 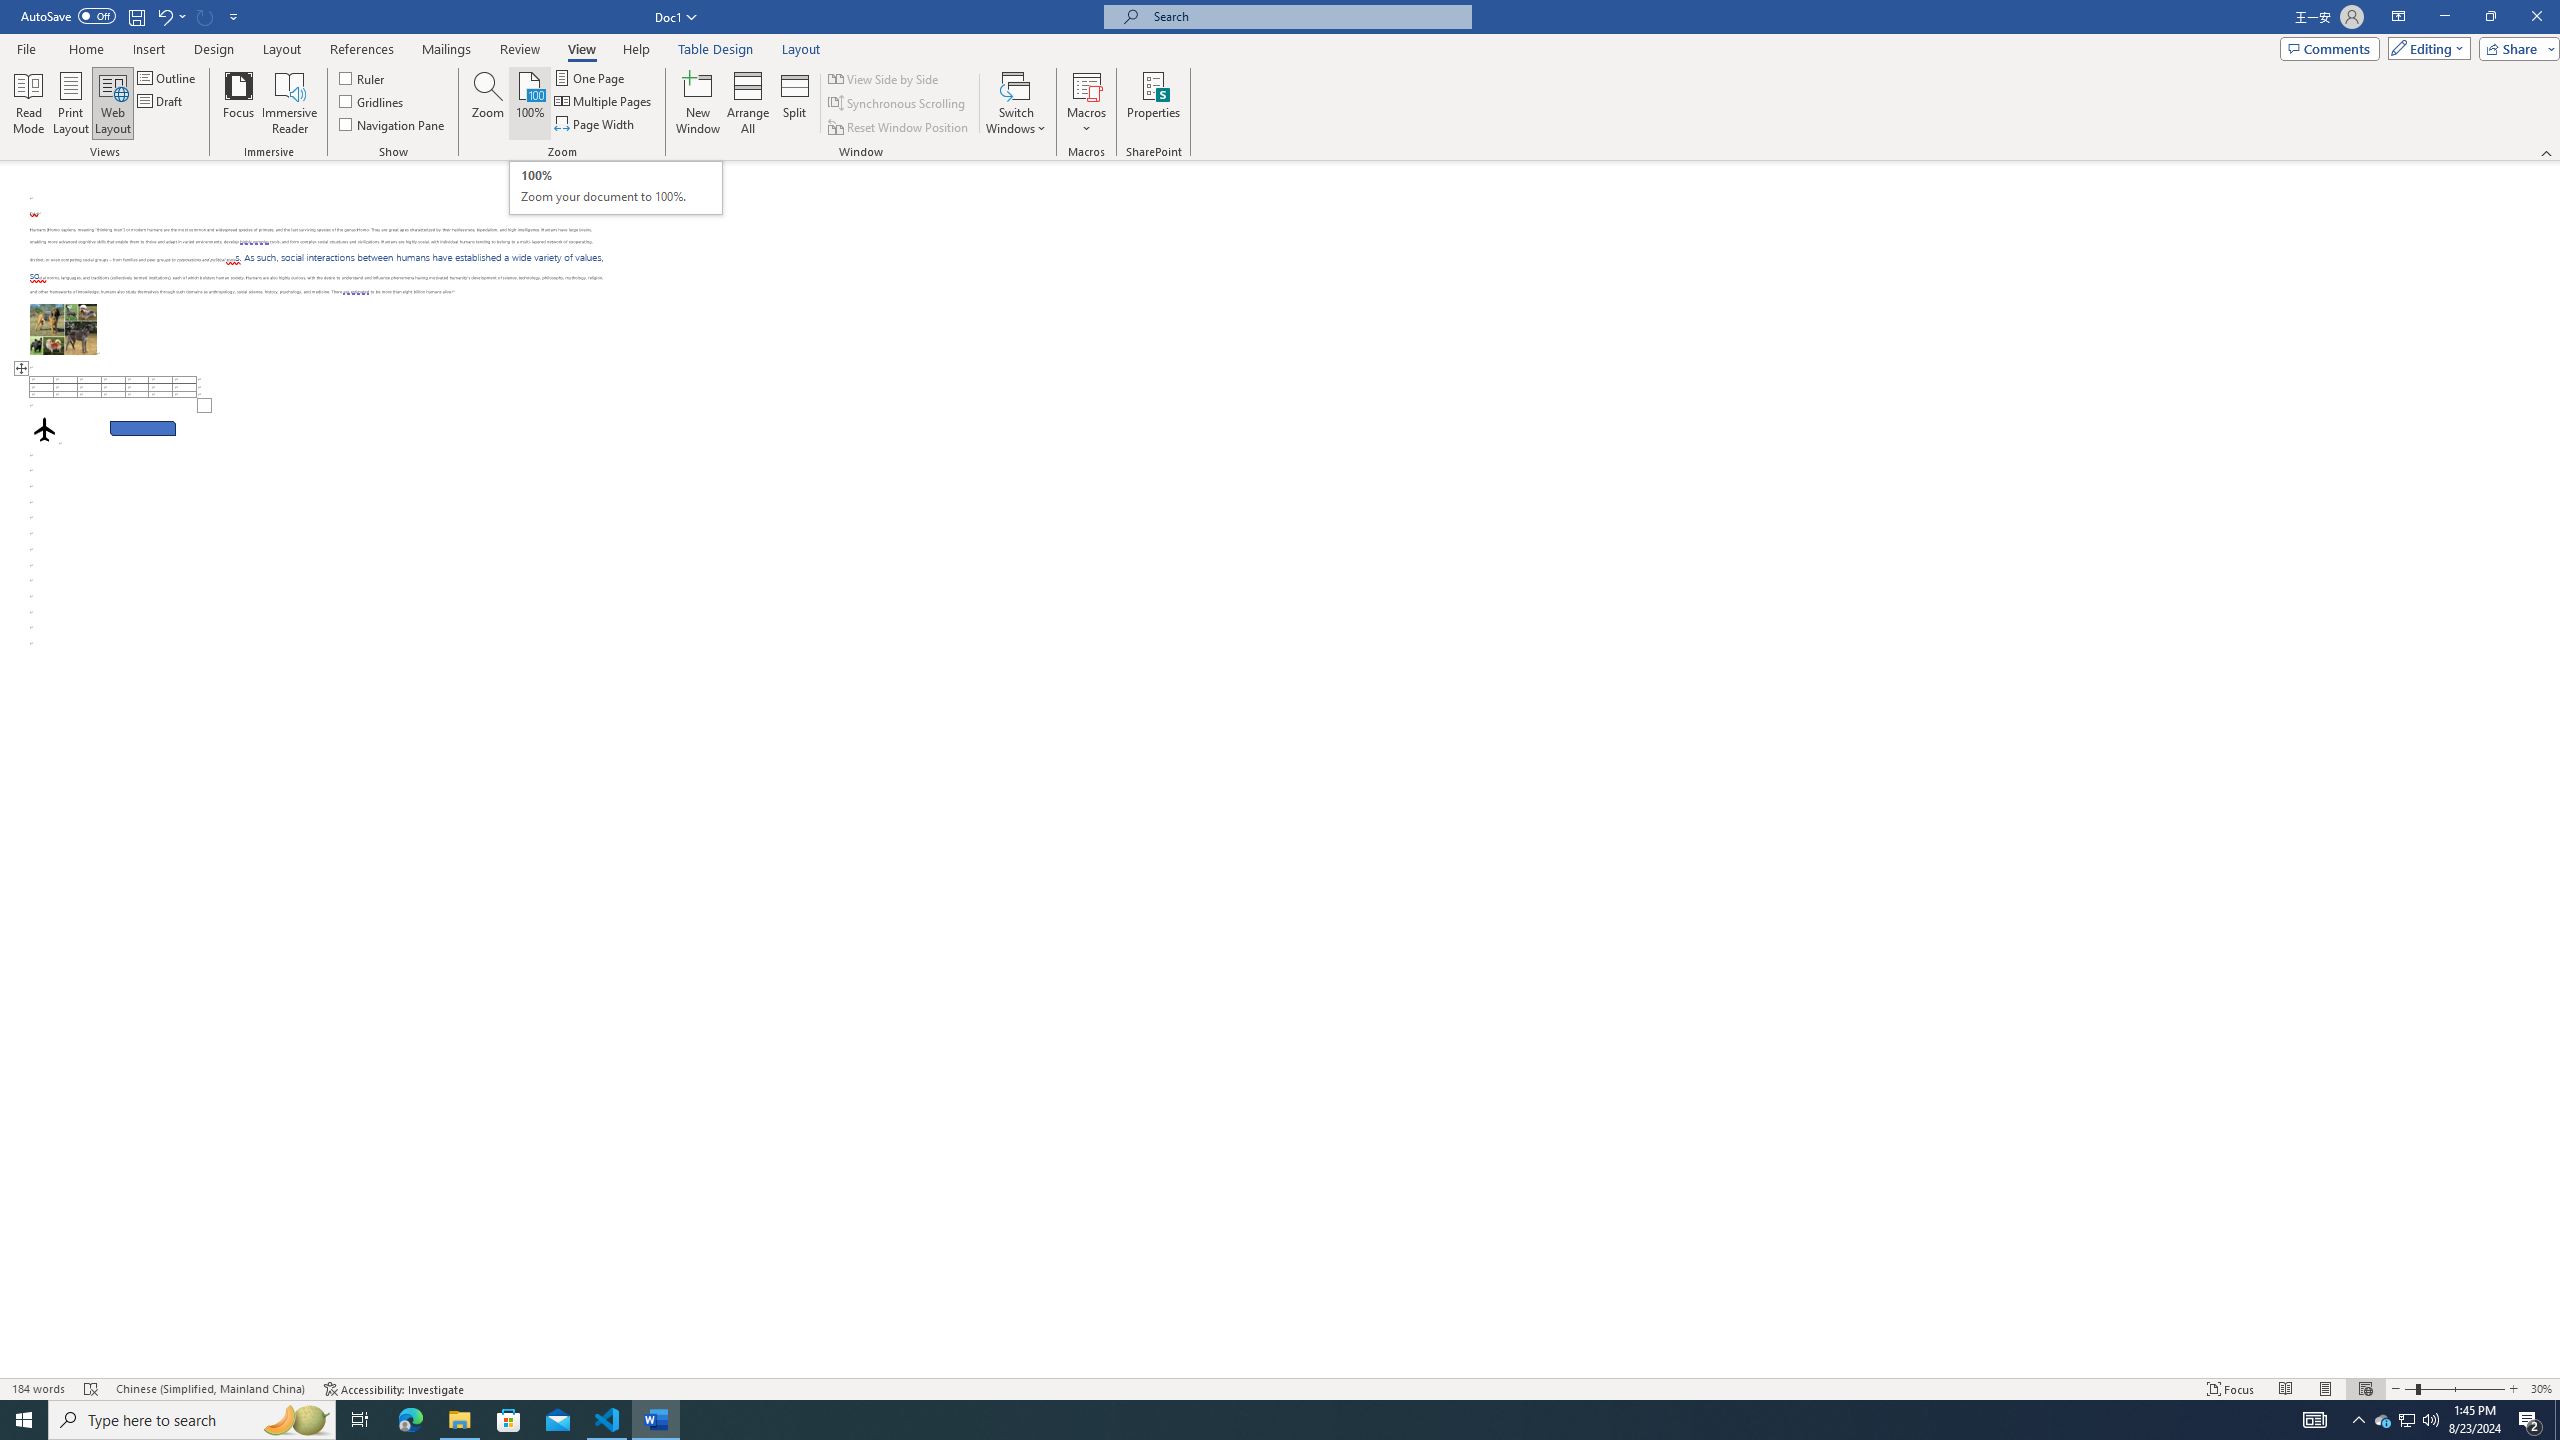 What do you see at coordinates (2541, 1389) in the screenshot?
I see `'Zoom 30%'` at bounding box center [2541, 1389].